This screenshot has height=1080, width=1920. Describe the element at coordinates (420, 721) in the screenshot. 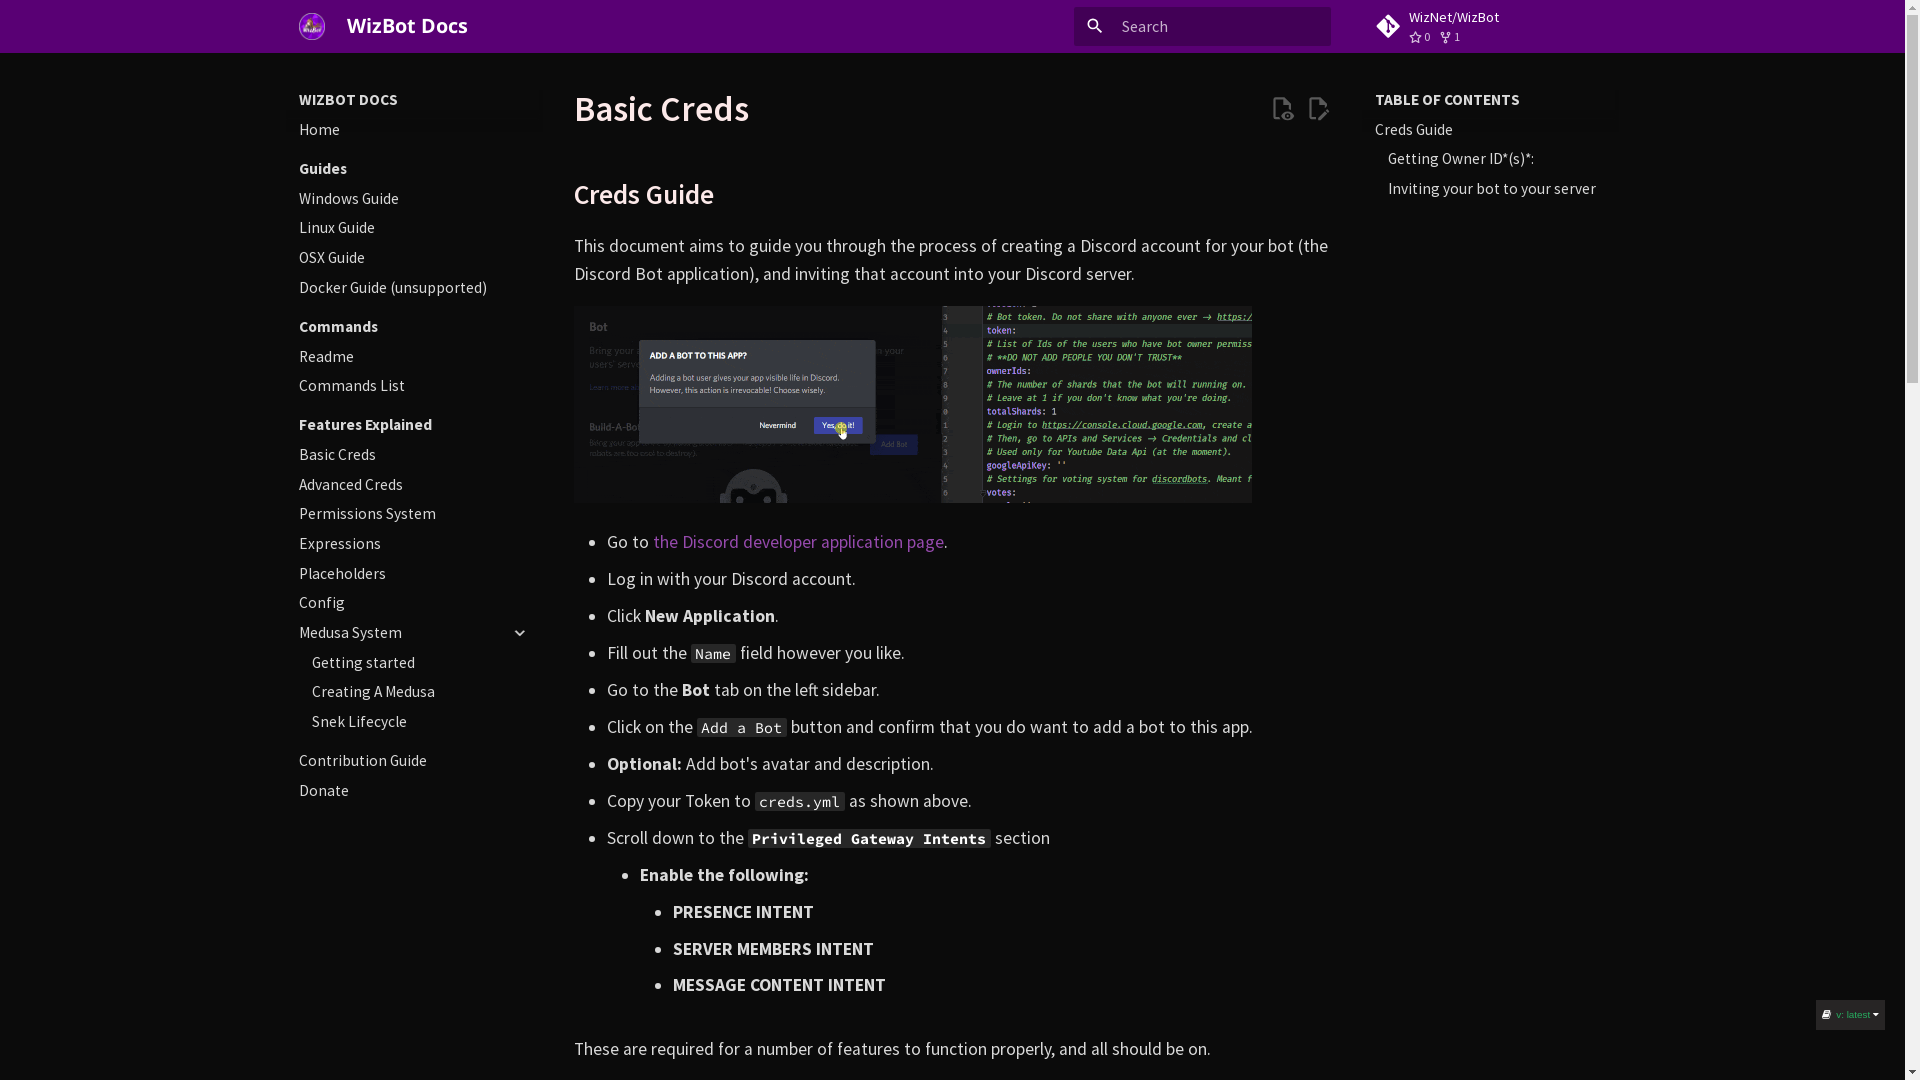

I see `'Snek Lifecycle'` at that location.